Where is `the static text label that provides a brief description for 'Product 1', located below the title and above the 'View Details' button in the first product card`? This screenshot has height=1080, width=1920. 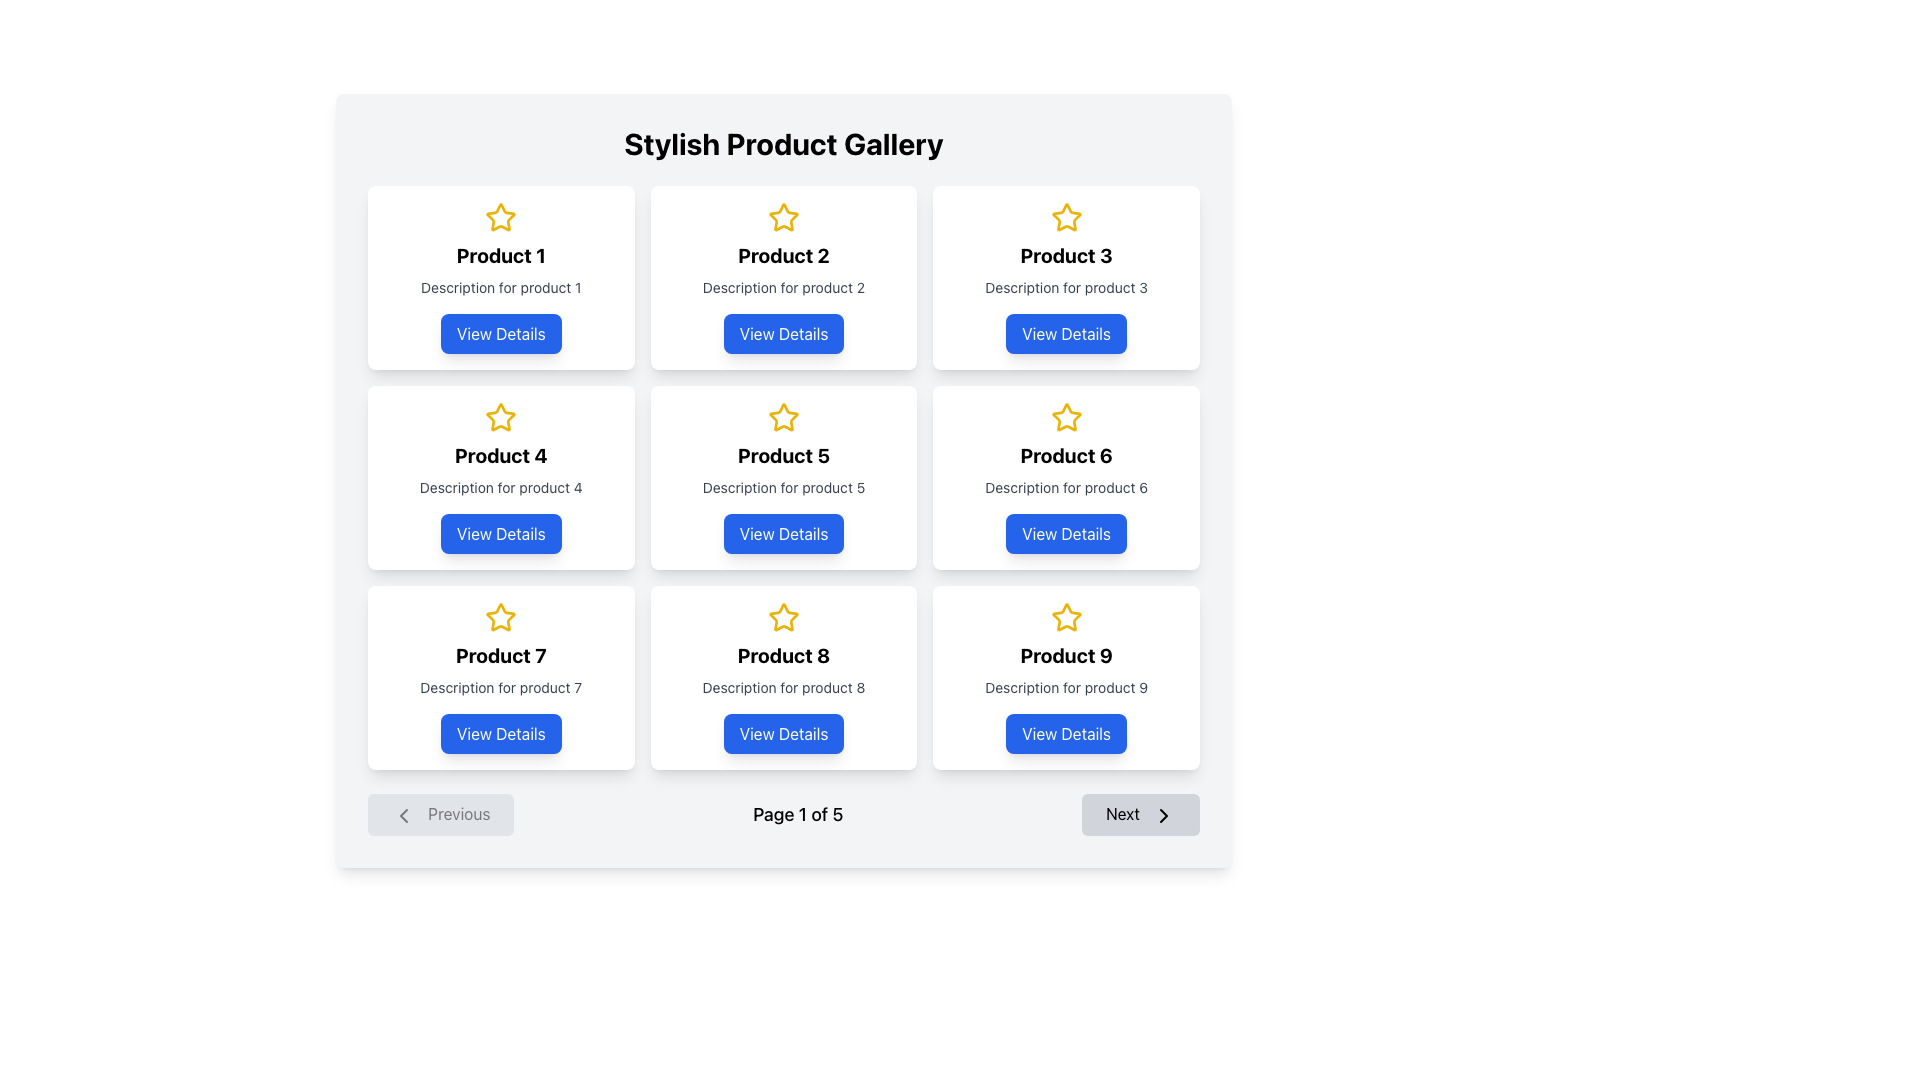
the static text label that provides a brief description for 'Product 1', located below the title and above the 'View Details' button in the first product card is located at coordinates (501, 288).